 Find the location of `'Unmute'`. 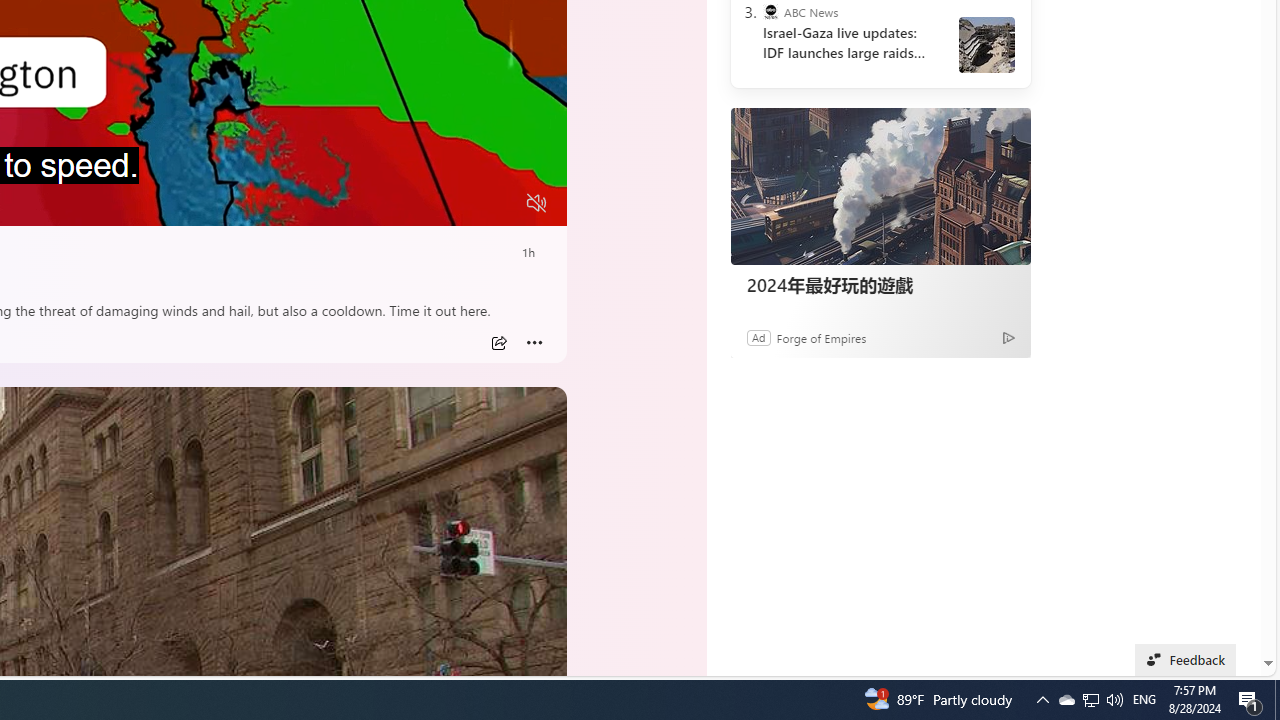

'Unmute' is located at coordinates (536, 203).